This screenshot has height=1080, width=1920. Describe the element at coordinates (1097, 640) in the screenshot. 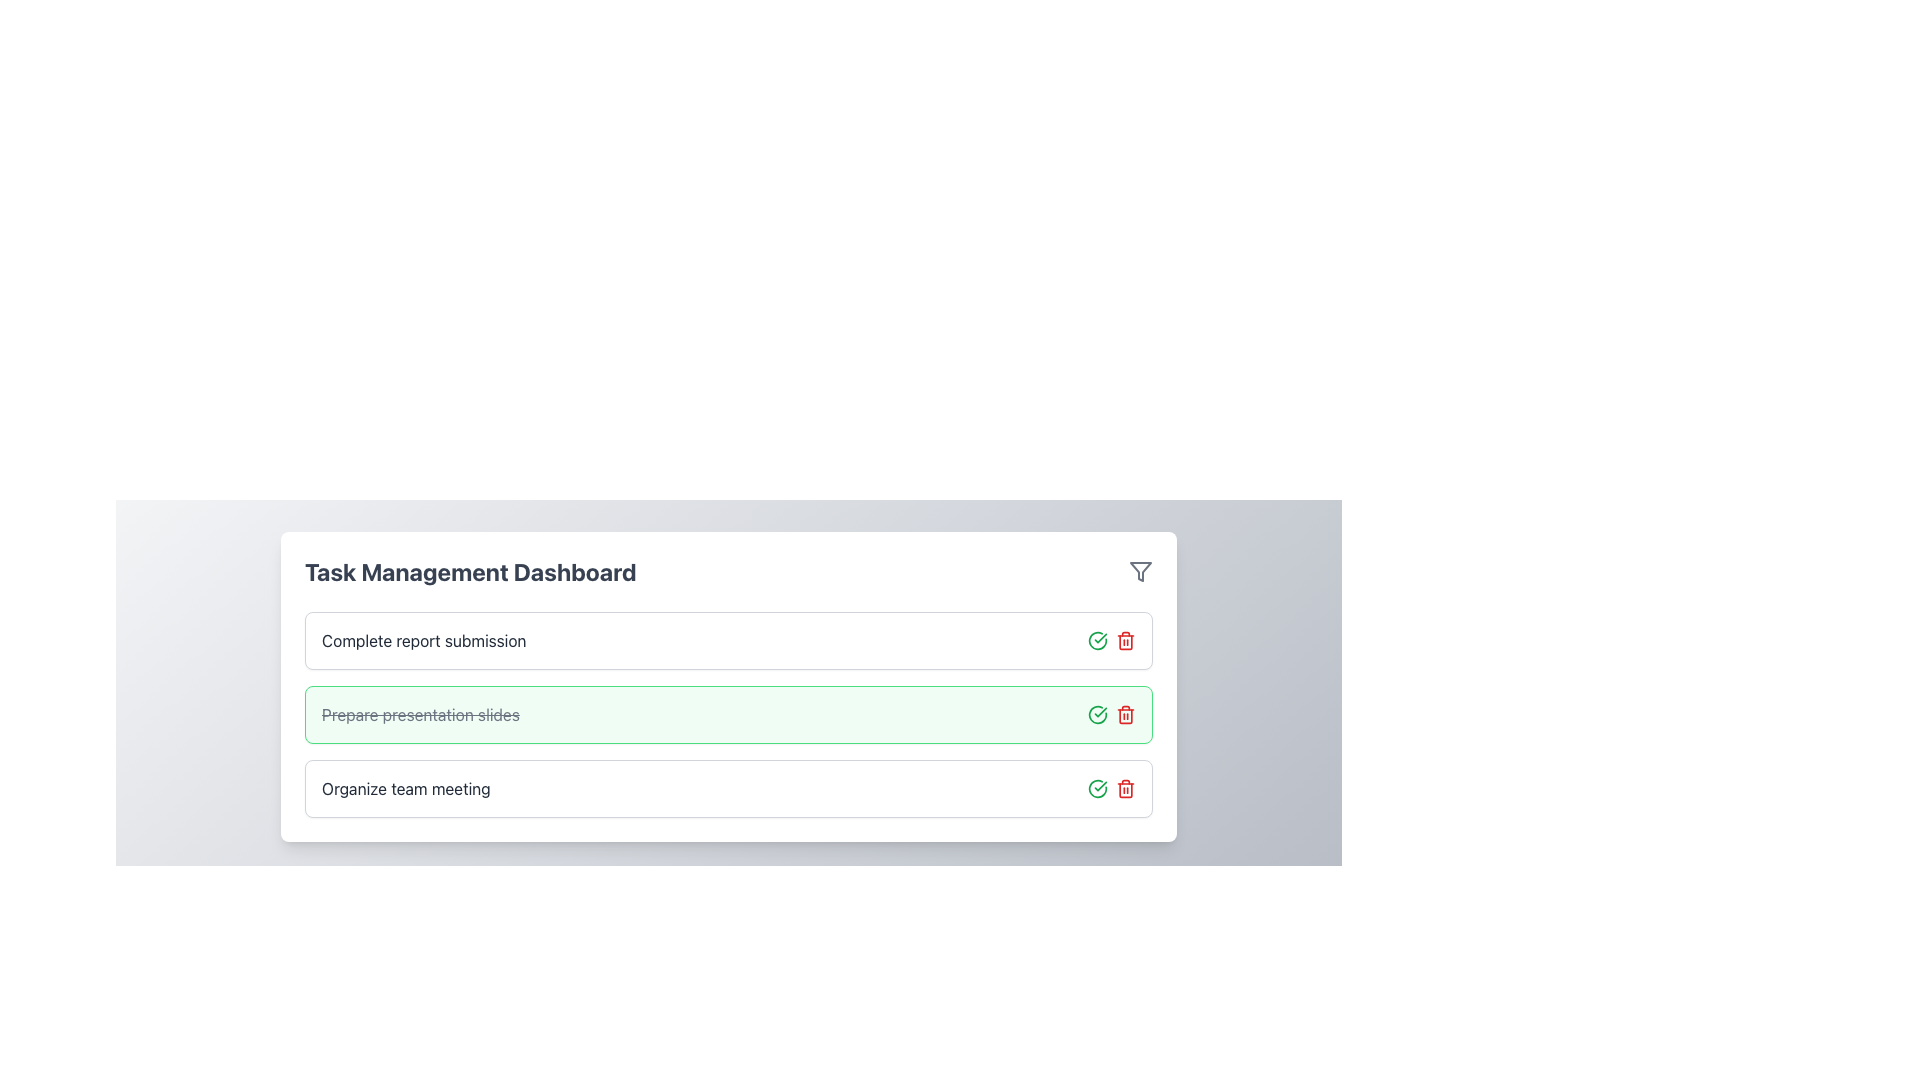

I see `the completion button located on the right side of the second list item titled 'Prepare presentation slides' to mark the task as completed` at that location.